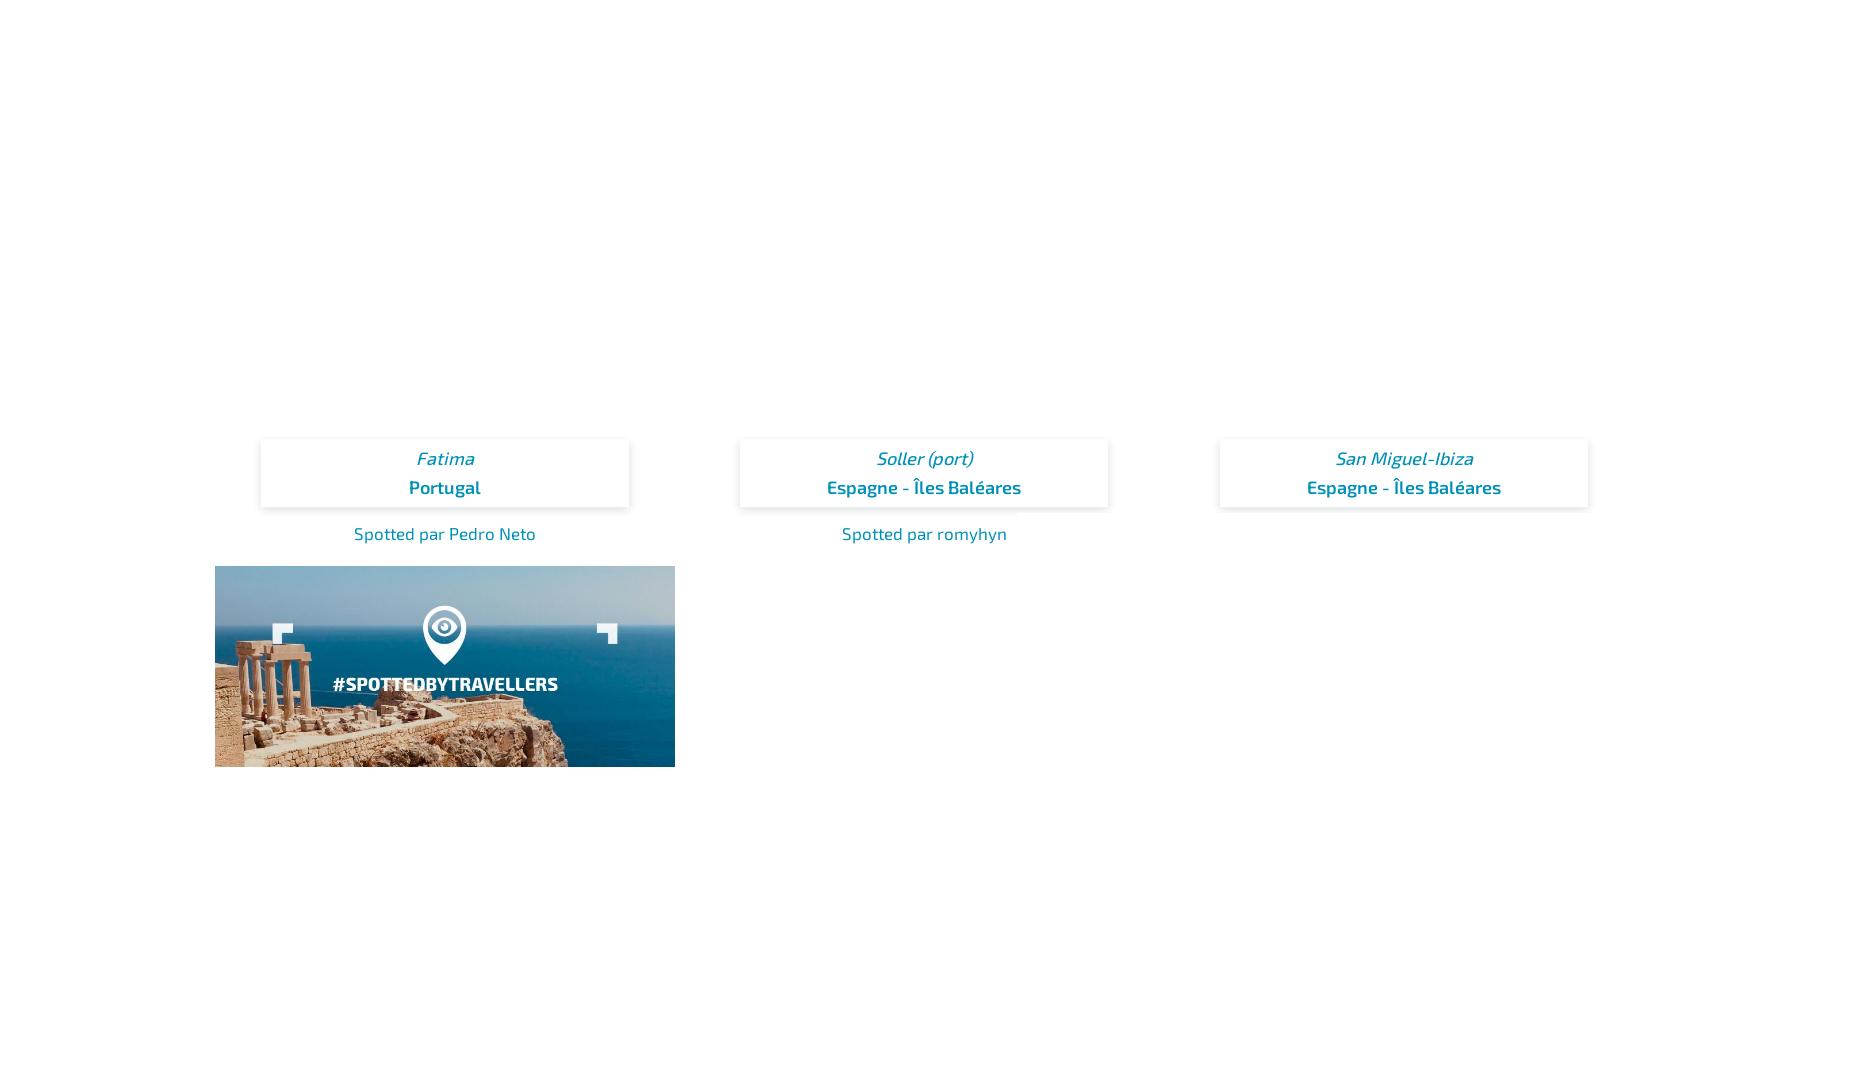 The image size is (1850, 1074). Describe the element at coordinates (1403, 456) in the screenshot. I see `'San Miguel-Ibiza'` at that location.